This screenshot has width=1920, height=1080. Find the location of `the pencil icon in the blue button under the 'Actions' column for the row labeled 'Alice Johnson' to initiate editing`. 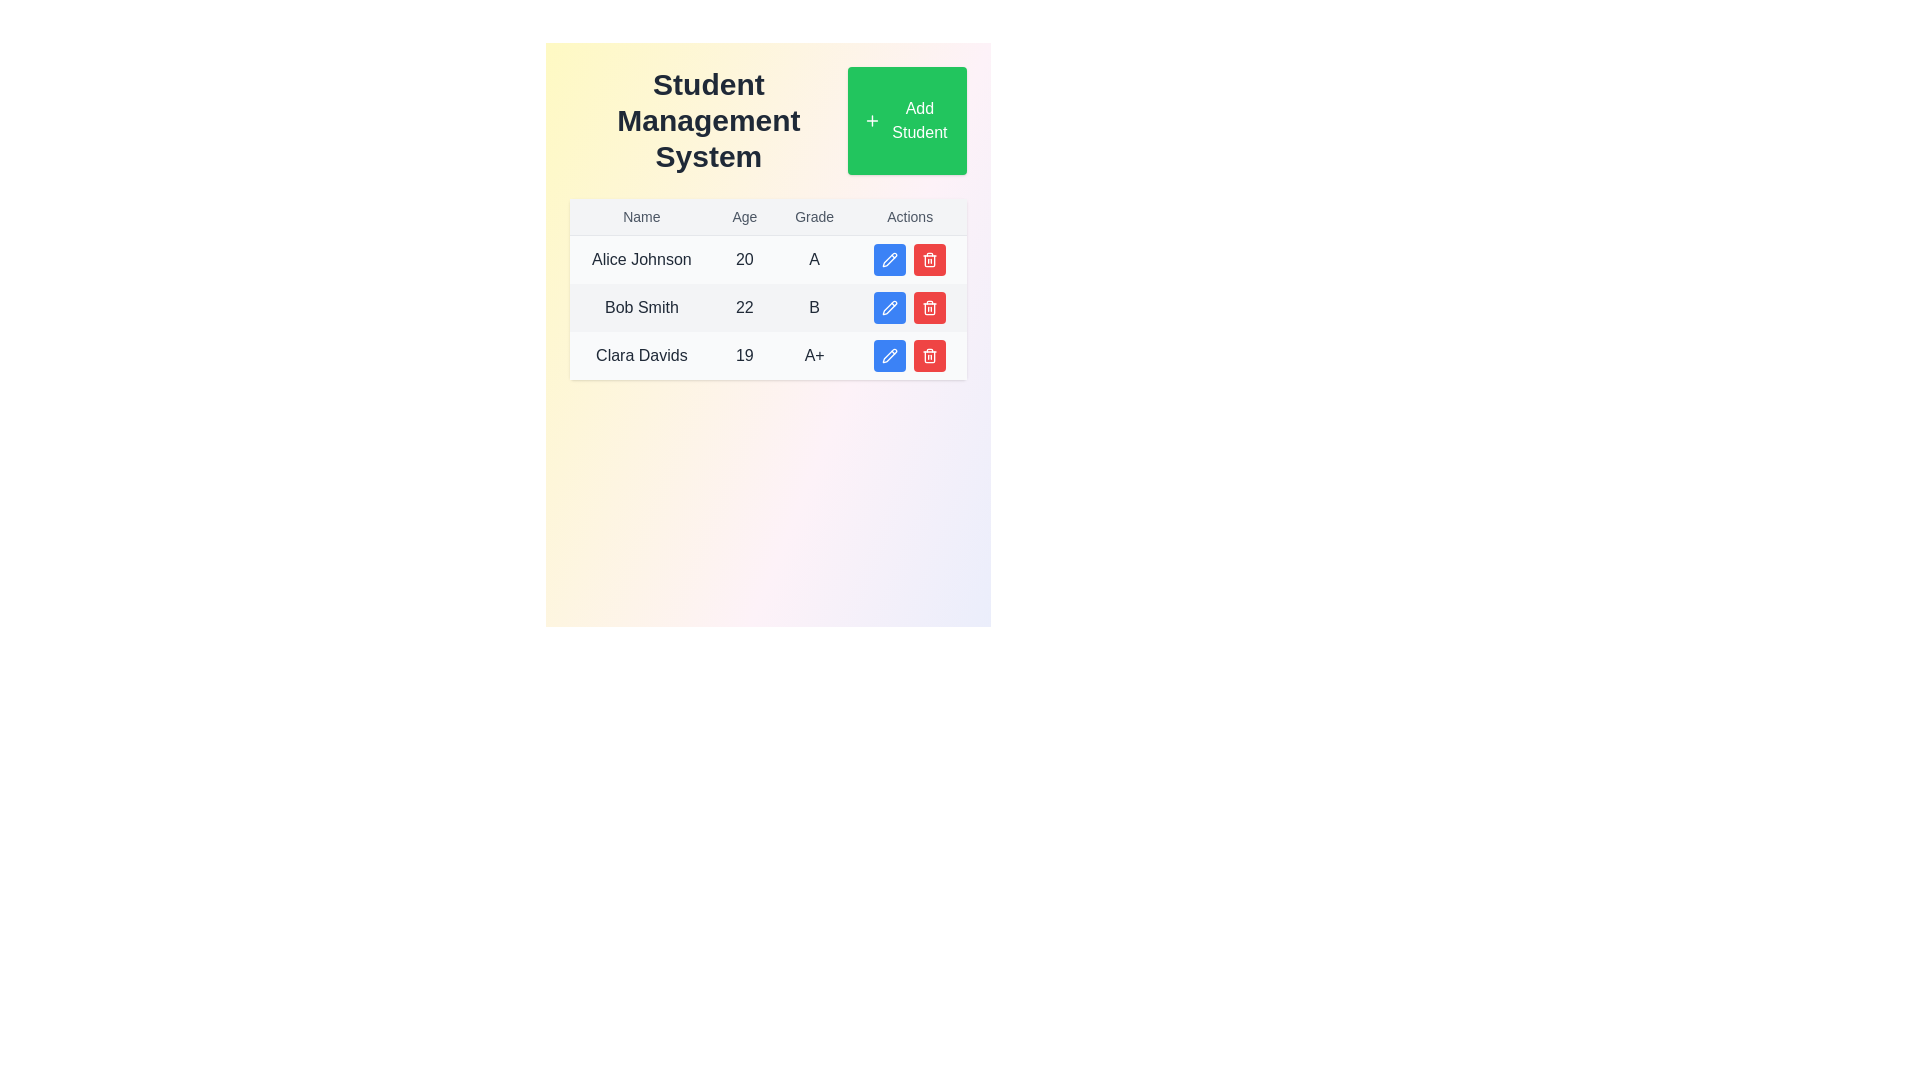

the pencil icon in the blue button under the 'Actions' column for the row labeled 'Alice Johnson' to initiate editing is located at coordinates (889, 258).